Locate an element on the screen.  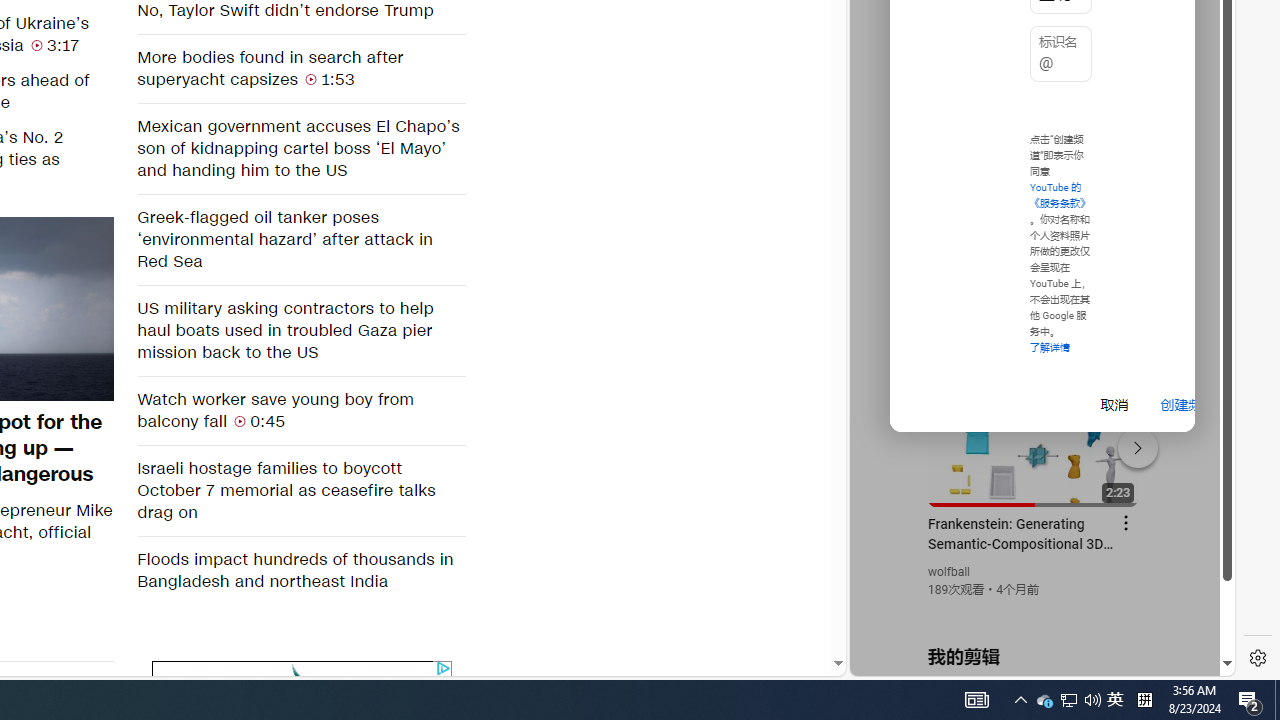
'YouTube - YouTube' is located at coordinates (1034, 265).